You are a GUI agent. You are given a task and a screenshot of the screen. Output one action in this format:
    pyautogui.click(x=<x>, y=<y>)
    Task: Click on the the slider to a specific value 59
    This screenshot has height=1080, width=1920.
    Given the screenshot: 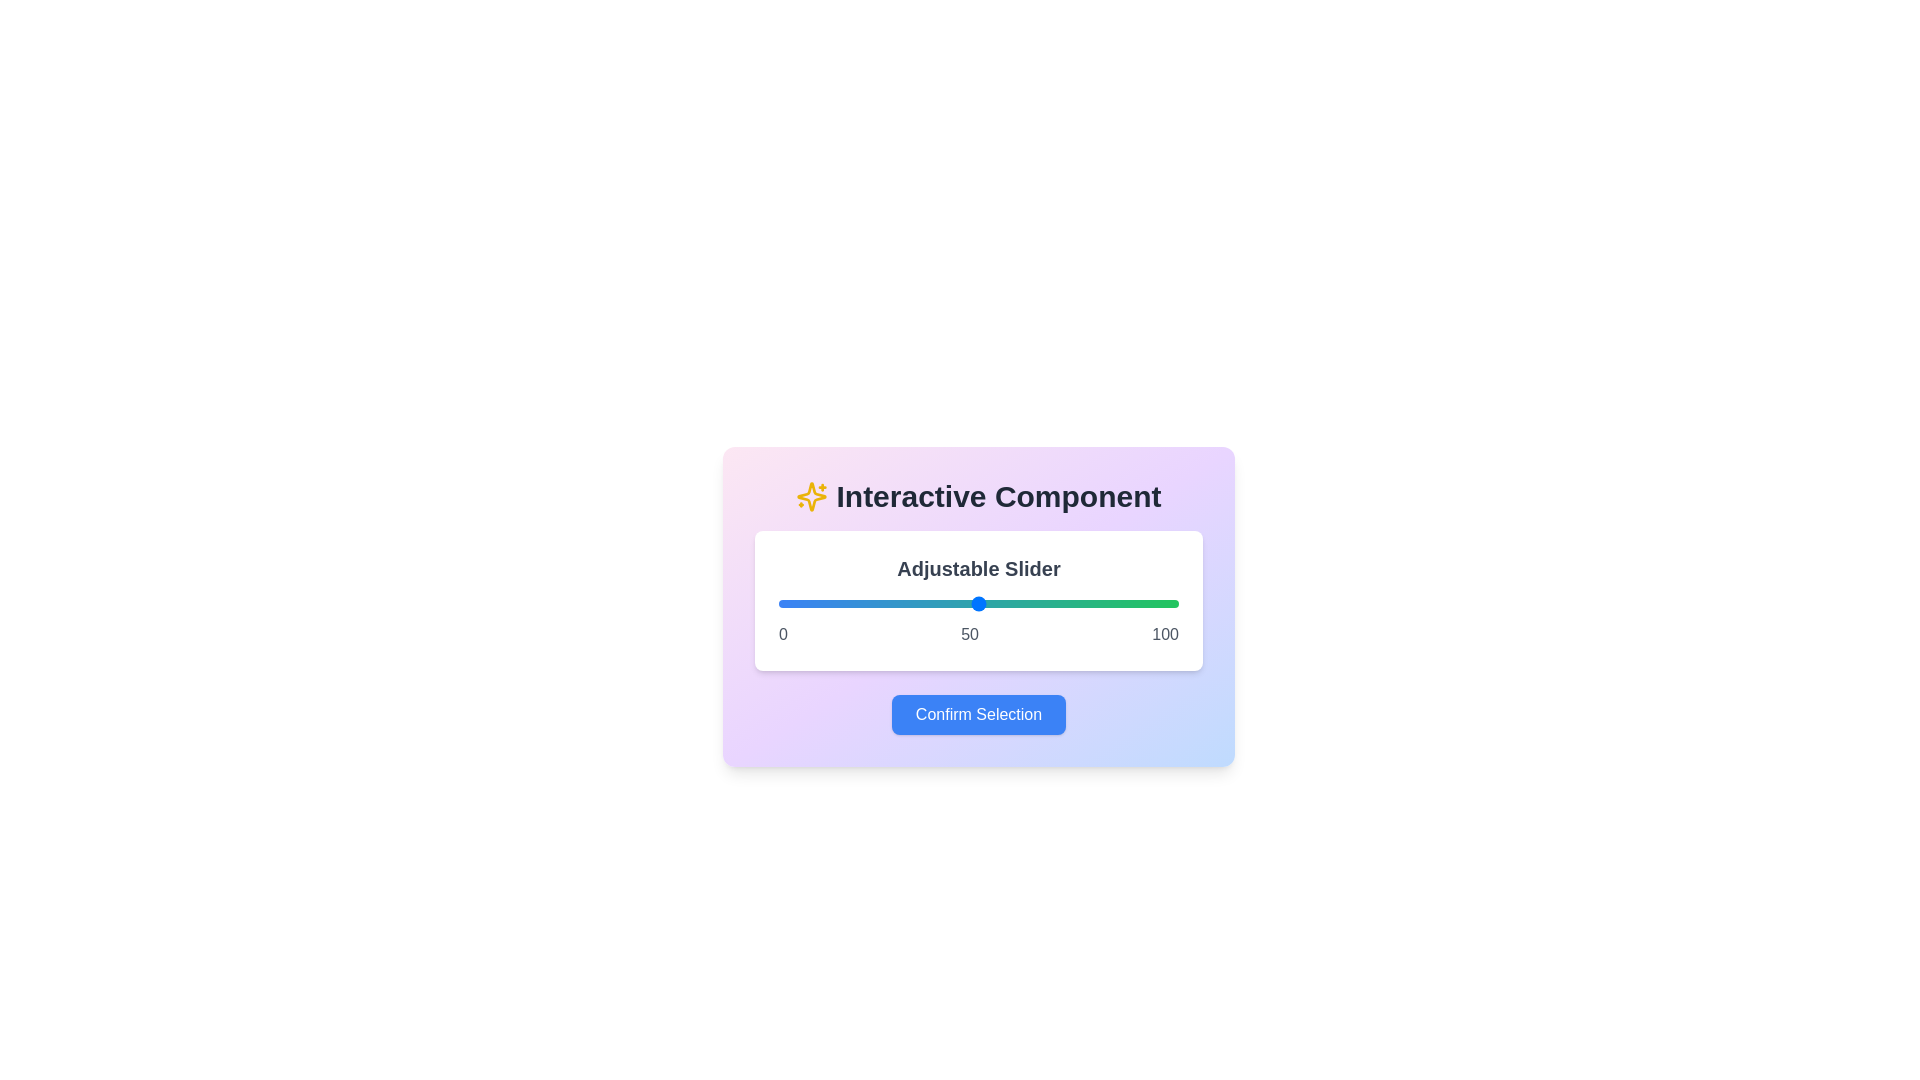 What is the action you would take?
    pyautogui.click(x=1014, y=603)
    